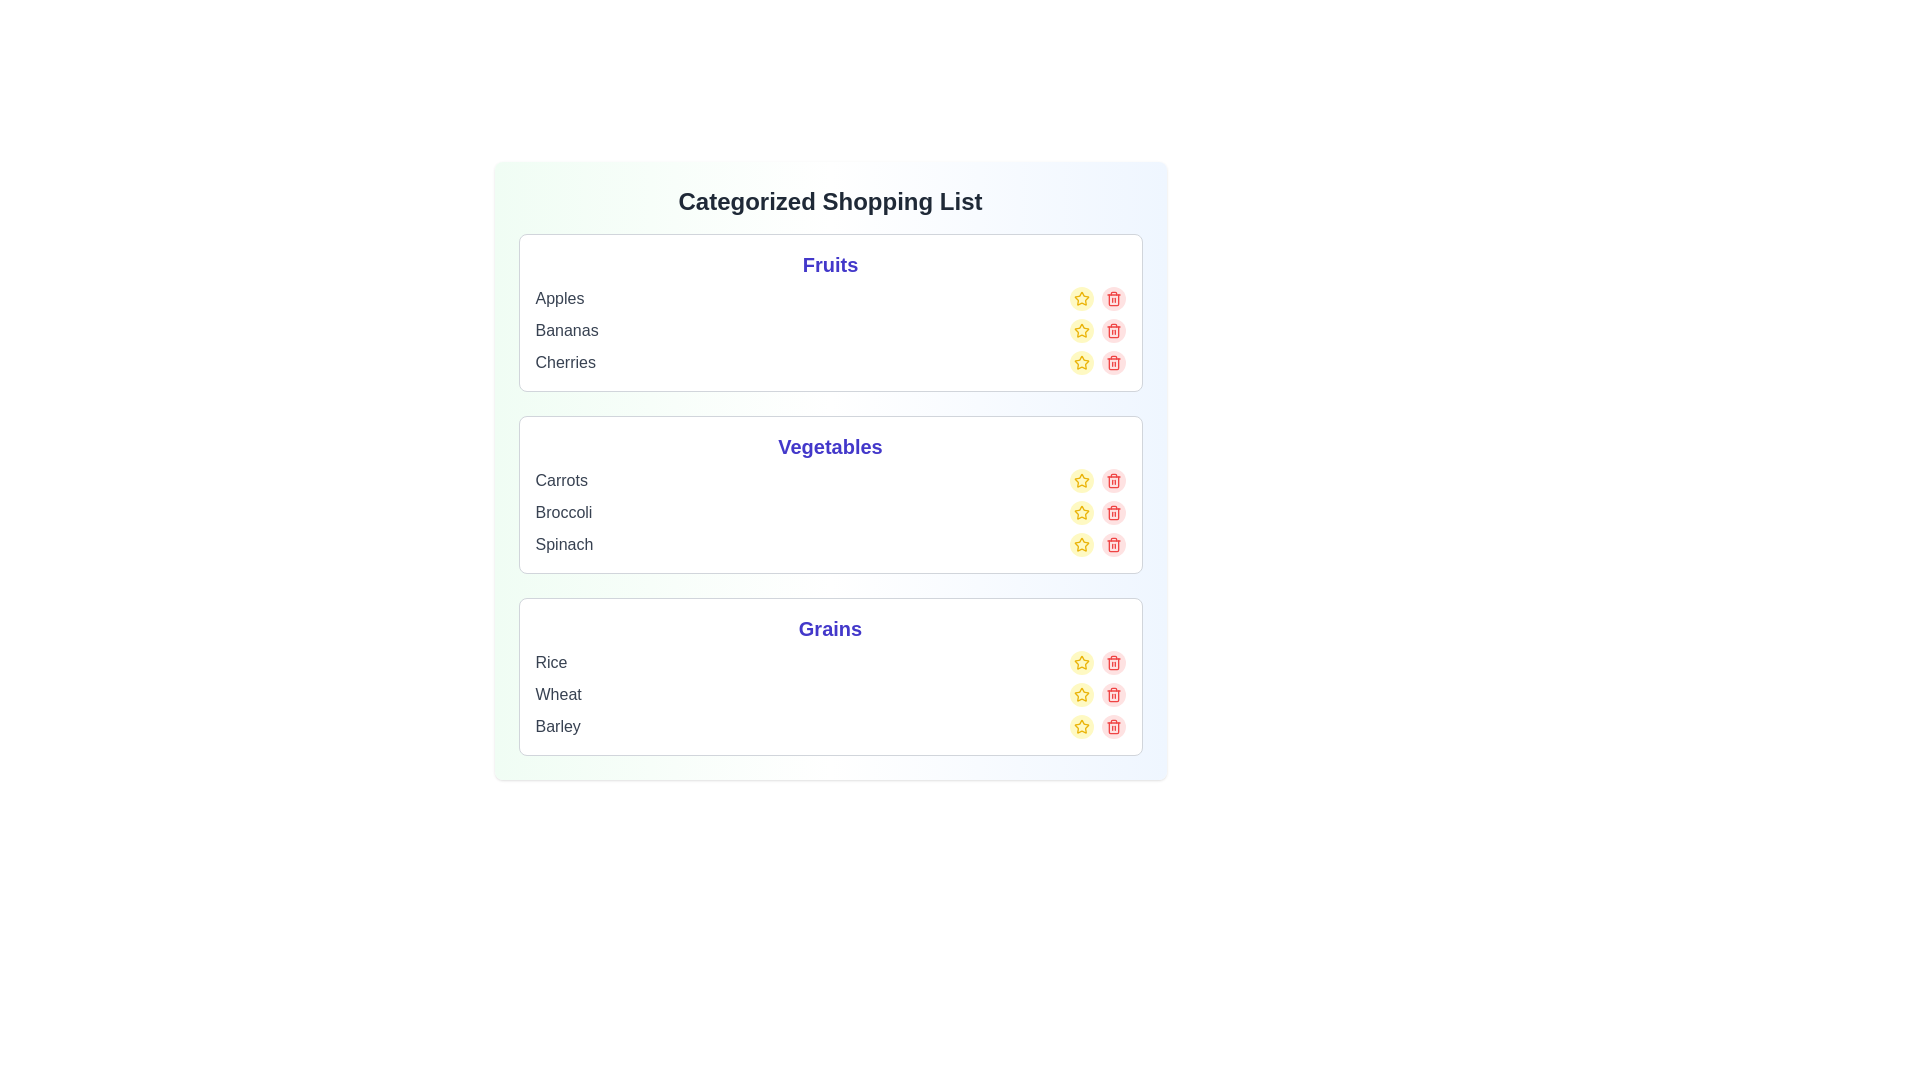 This screenshot has height=1080, width=1920. Describe the element at coordinates (830, 312) in the screenshot. I see `the category card for Fruits` at that location.